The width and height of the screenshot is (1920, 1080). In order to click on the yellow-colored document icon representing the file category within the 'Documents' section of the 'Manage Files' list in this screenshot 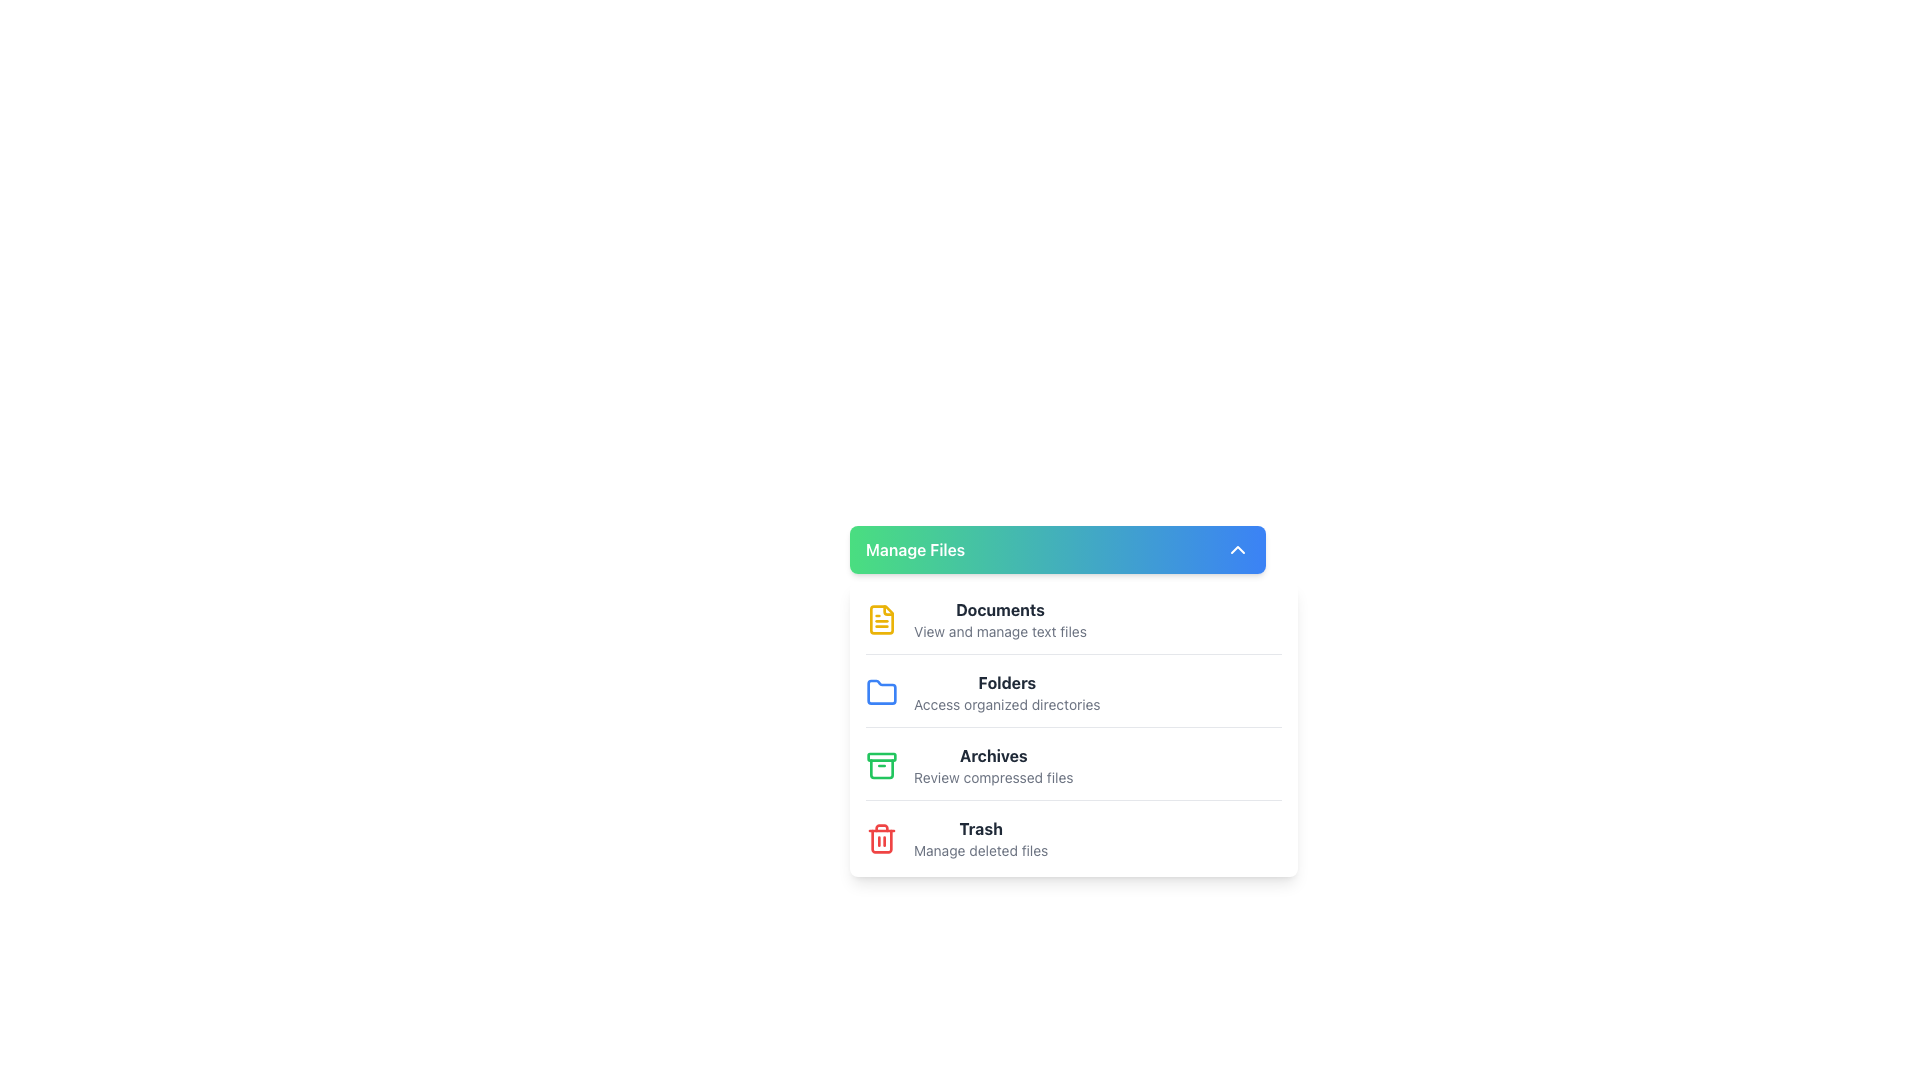, I will do `click(881, 619)`.